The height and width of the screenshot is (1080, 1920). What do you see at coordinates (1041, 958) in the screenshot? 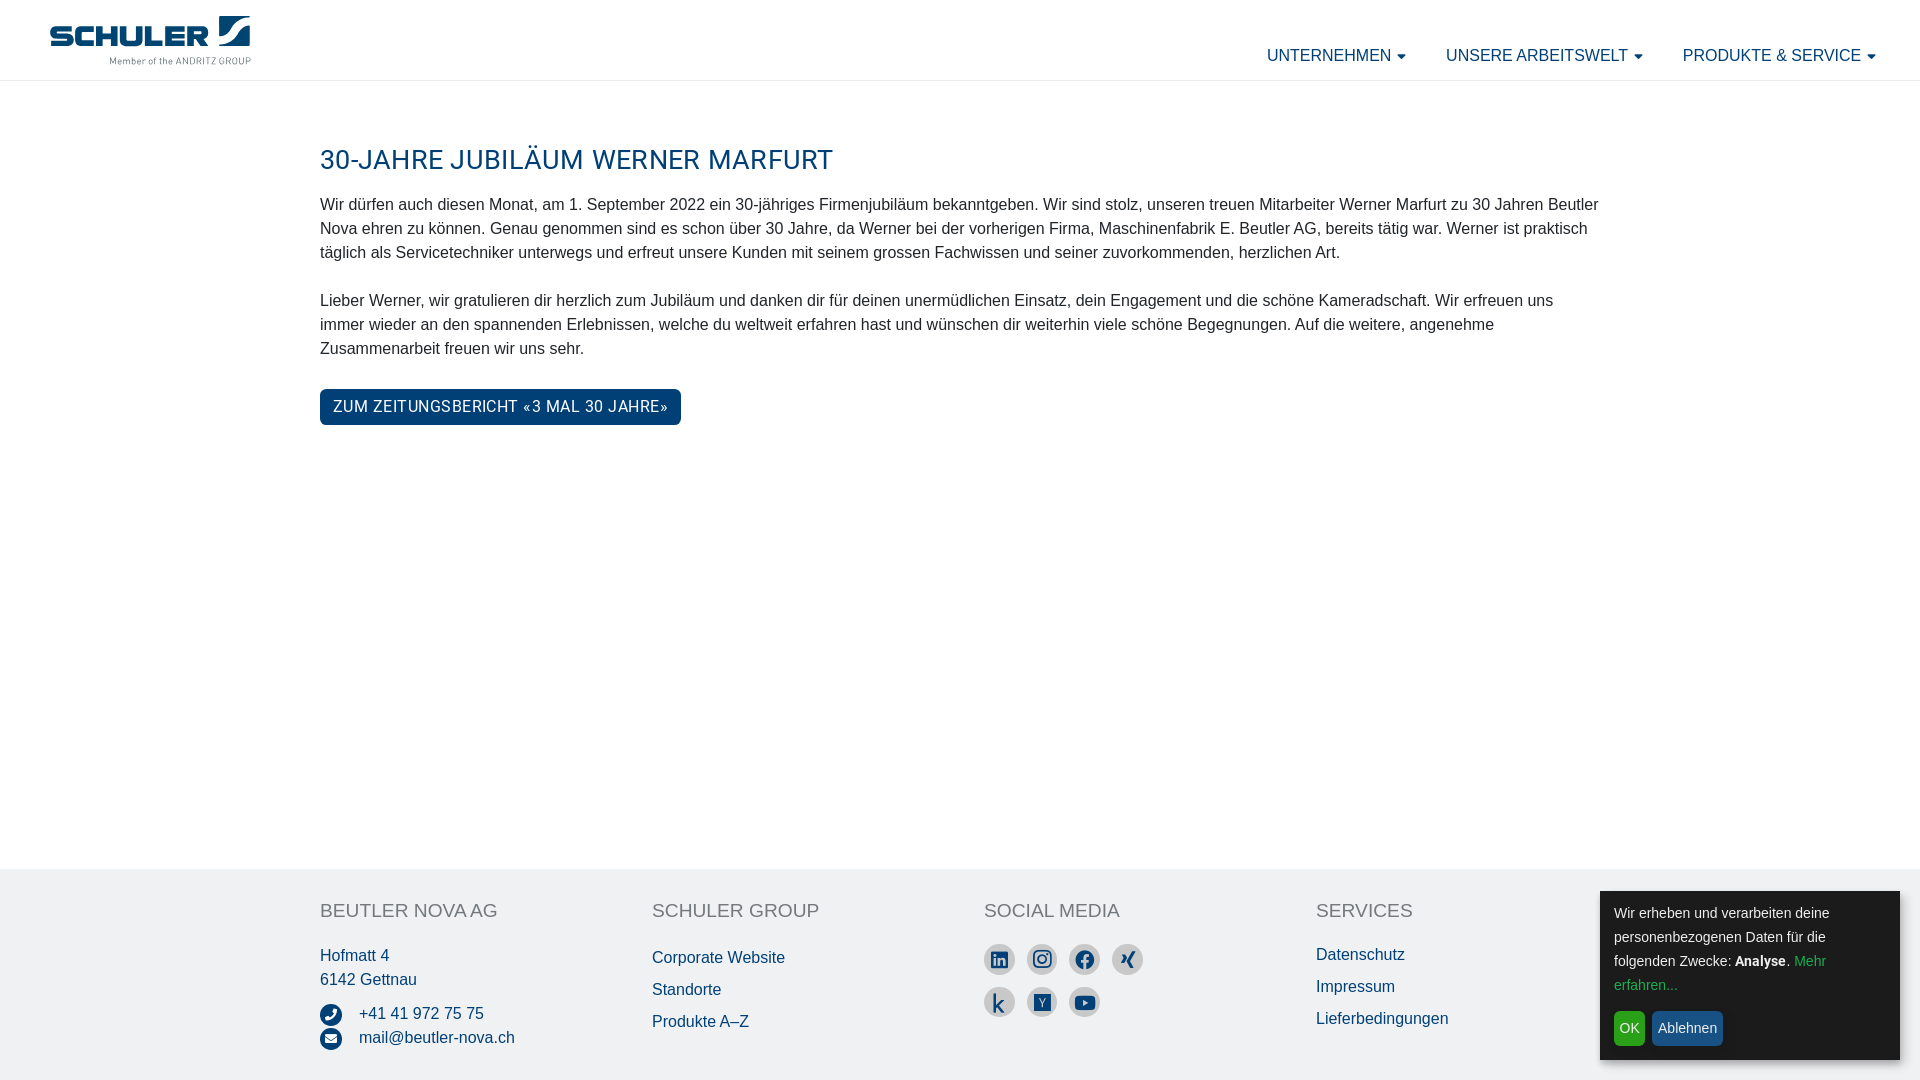
I see `'Instagram'` at bounding box center [1041, 958].